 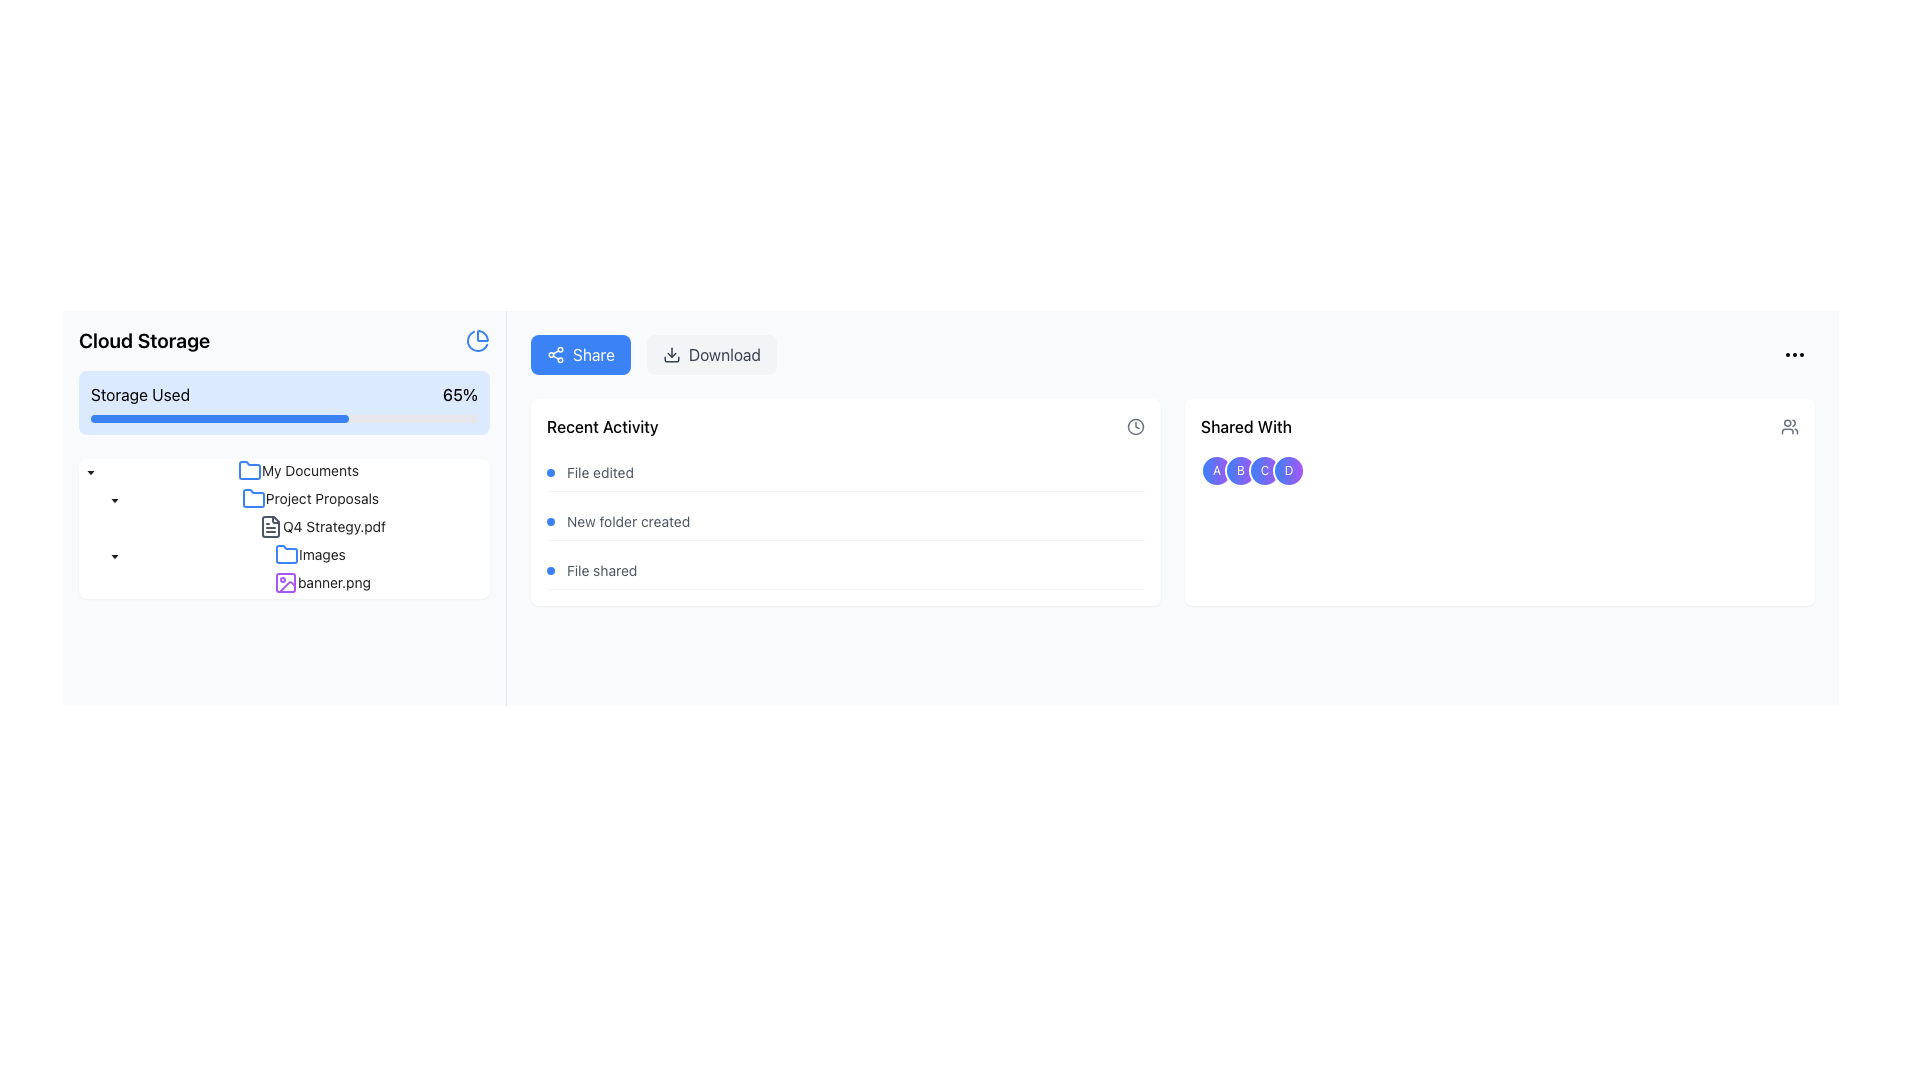 I want to click on the downward-pointing caret icon for hierarchical navigation located to the left of 'My Documents' under the 'Cloud Storage' section, so click(x=114, y=556).